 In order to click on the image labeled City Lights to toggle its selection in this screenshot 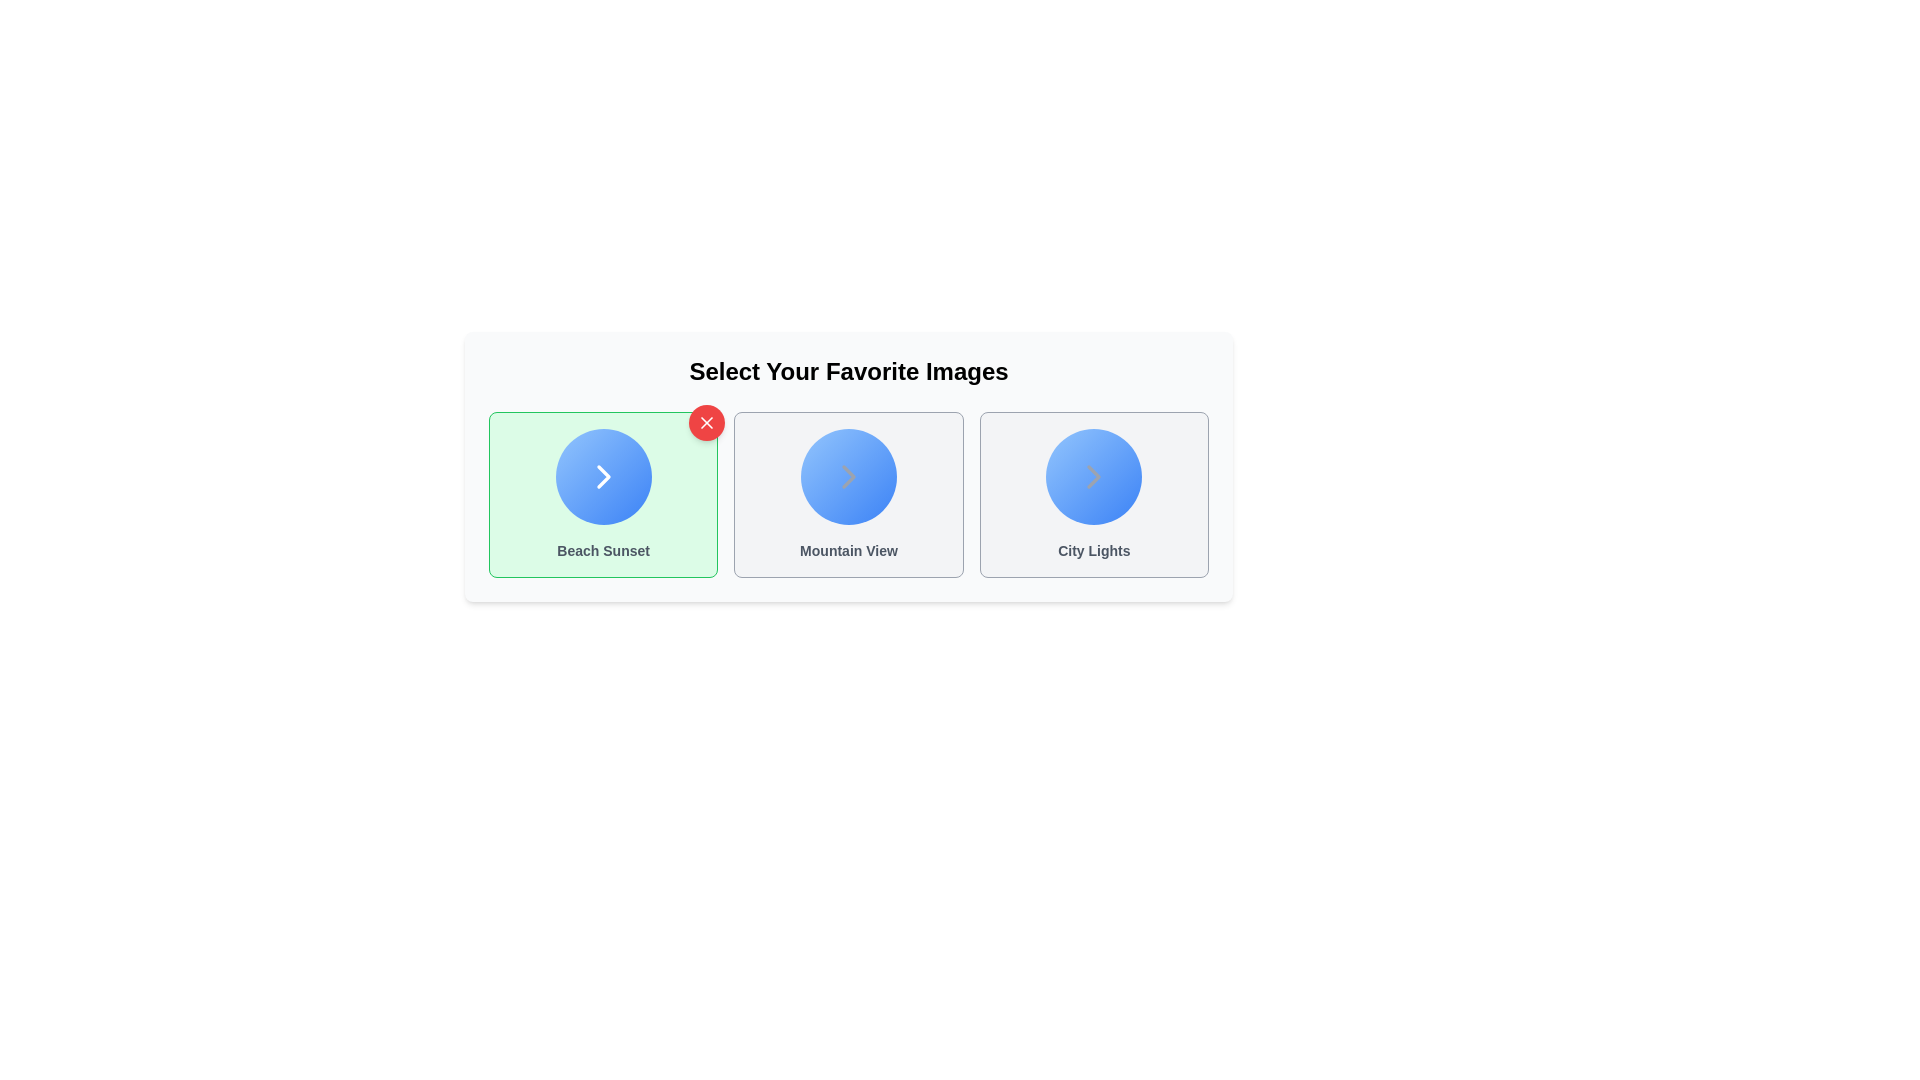, I will do `click(1093, 494)`.